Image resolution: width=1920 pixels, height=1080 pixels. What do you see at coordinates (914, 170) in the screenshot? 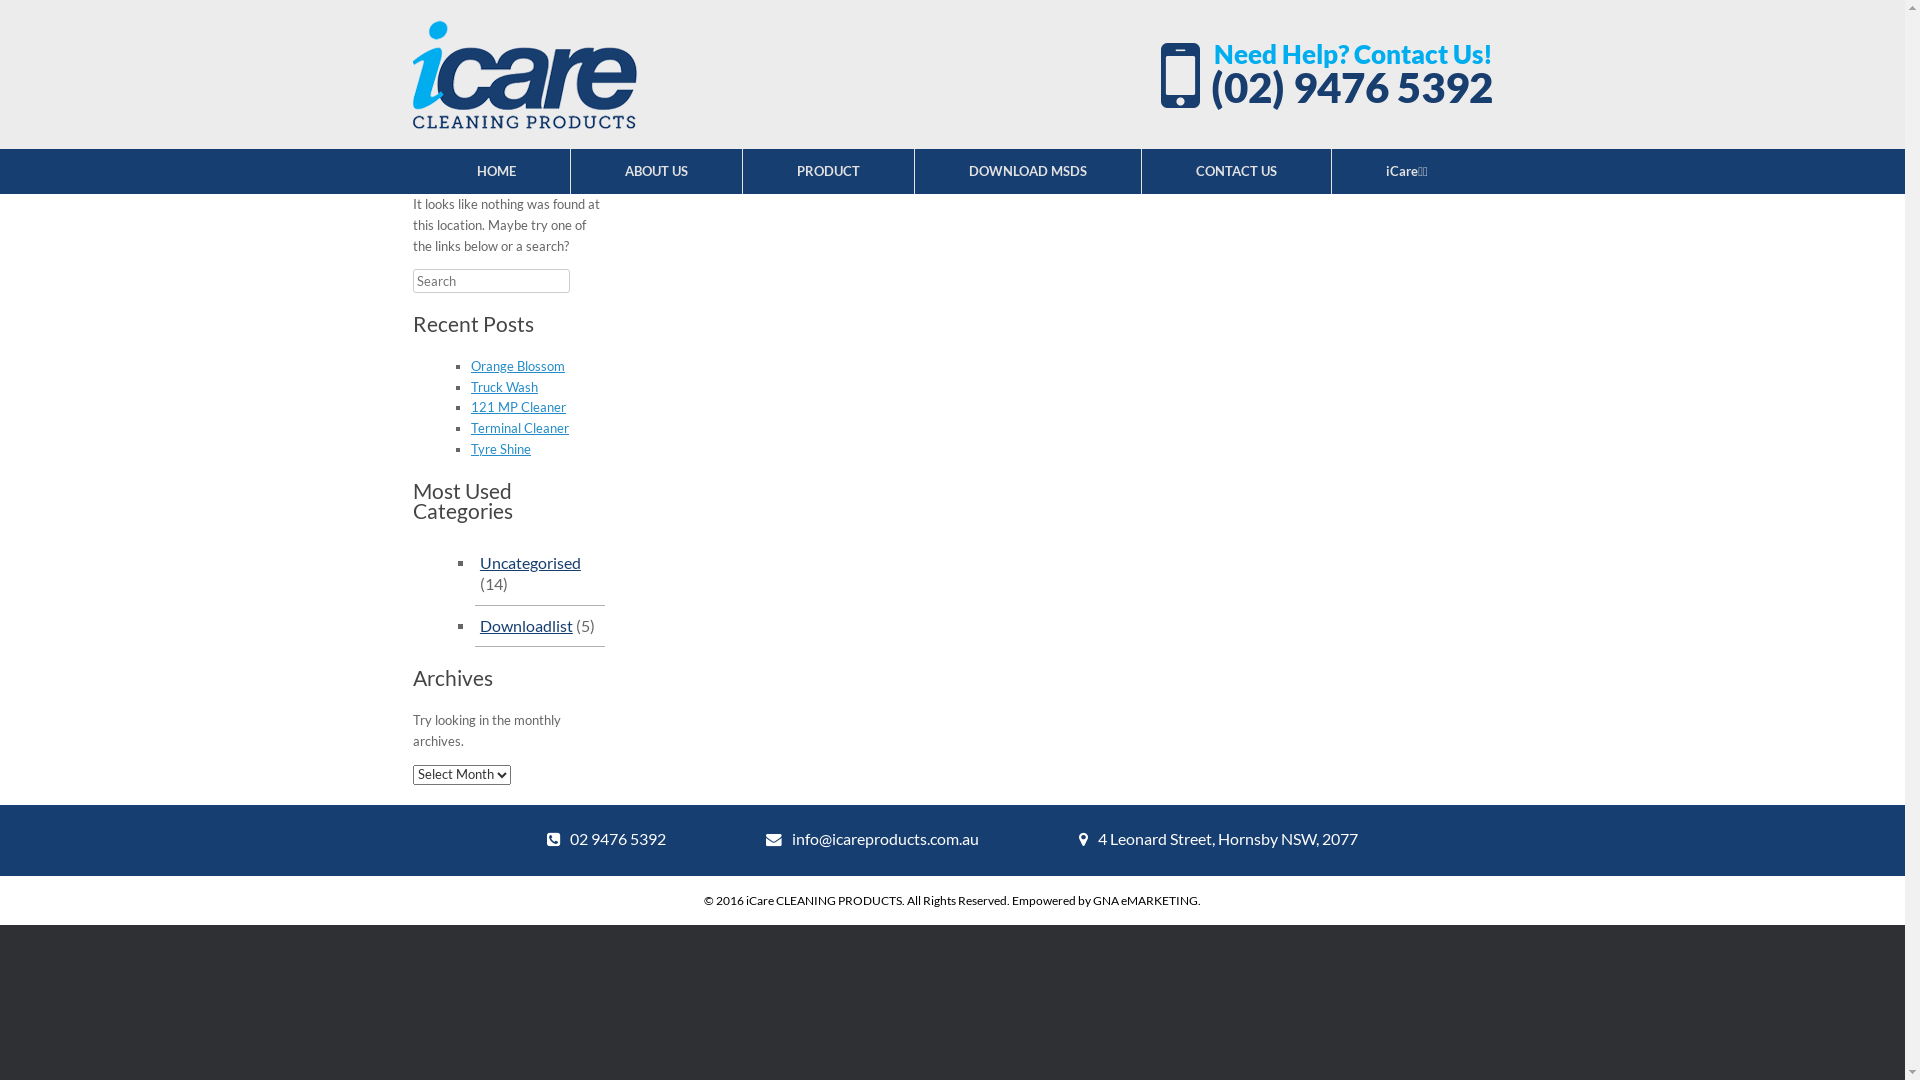
I see `'DOWNLOAD MSDS'` at bounding box center [914, 170].